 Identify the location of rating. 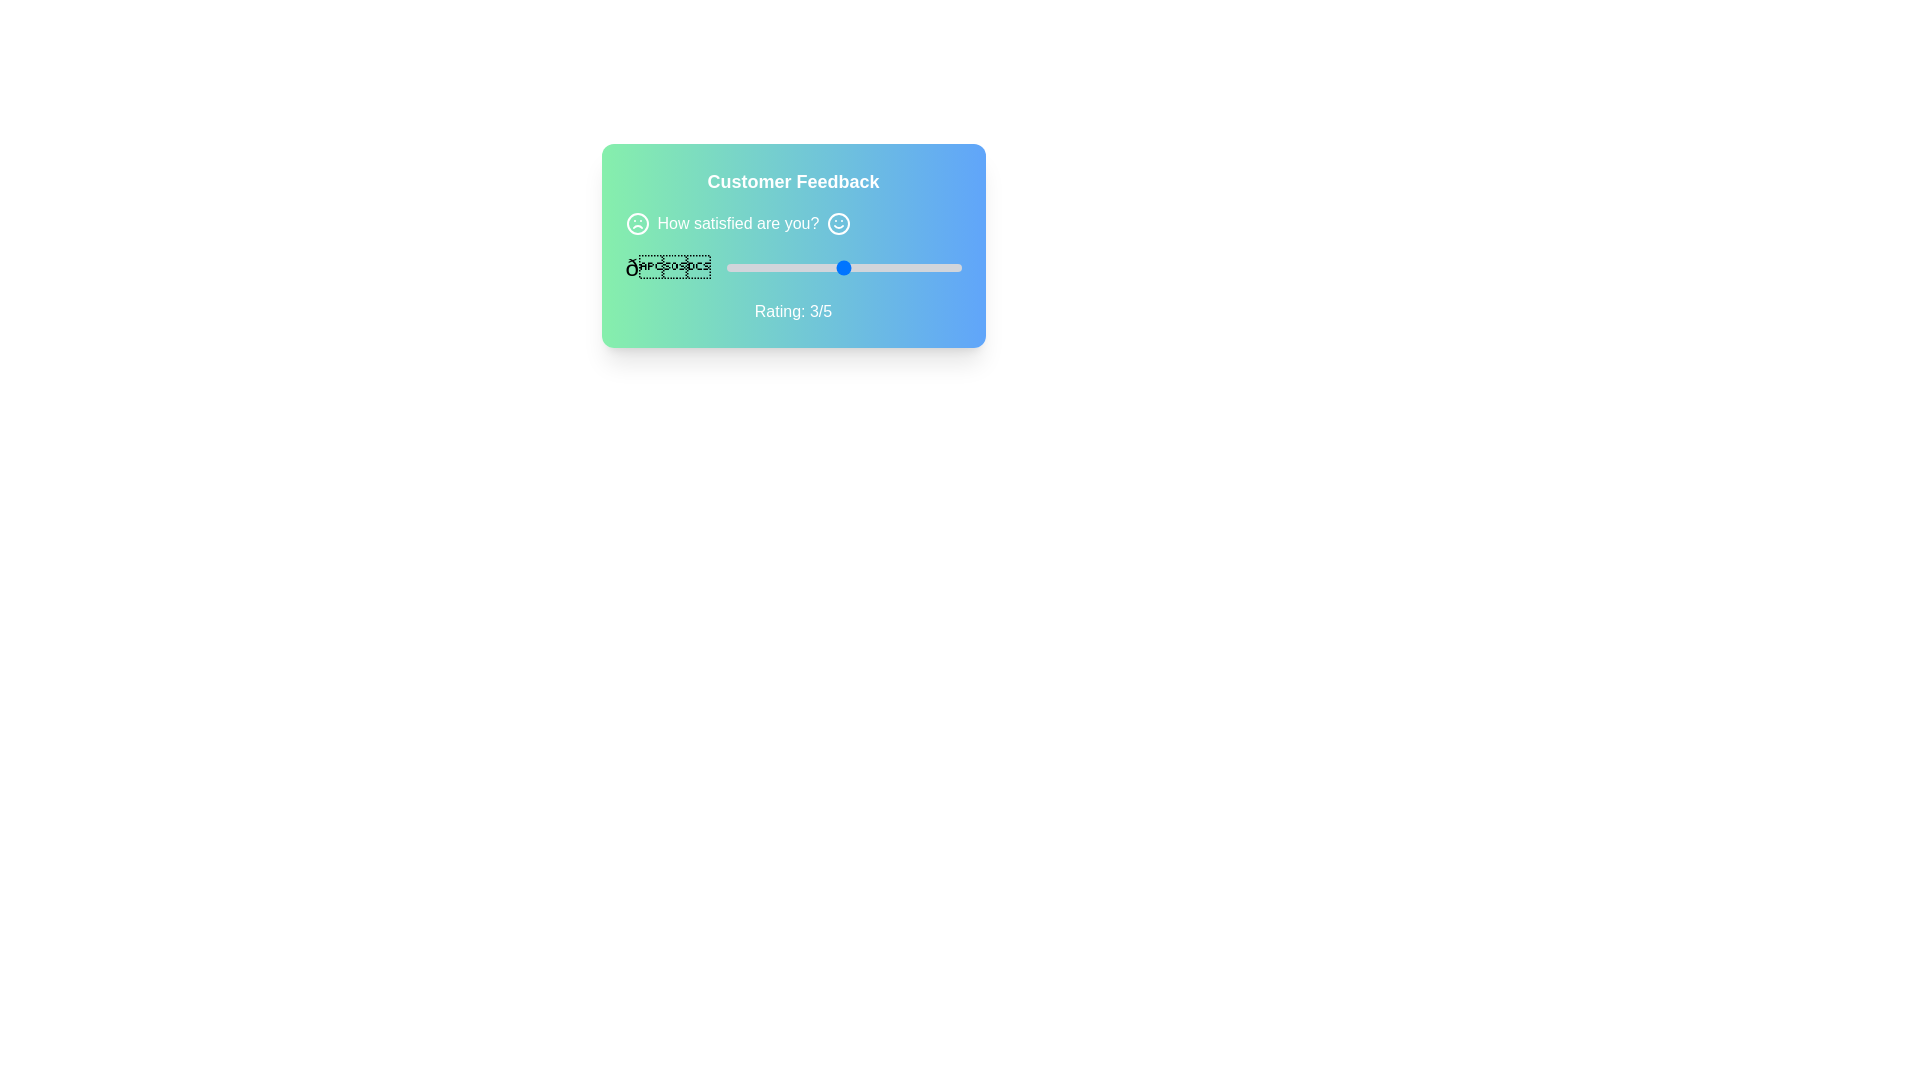
(784, 266).